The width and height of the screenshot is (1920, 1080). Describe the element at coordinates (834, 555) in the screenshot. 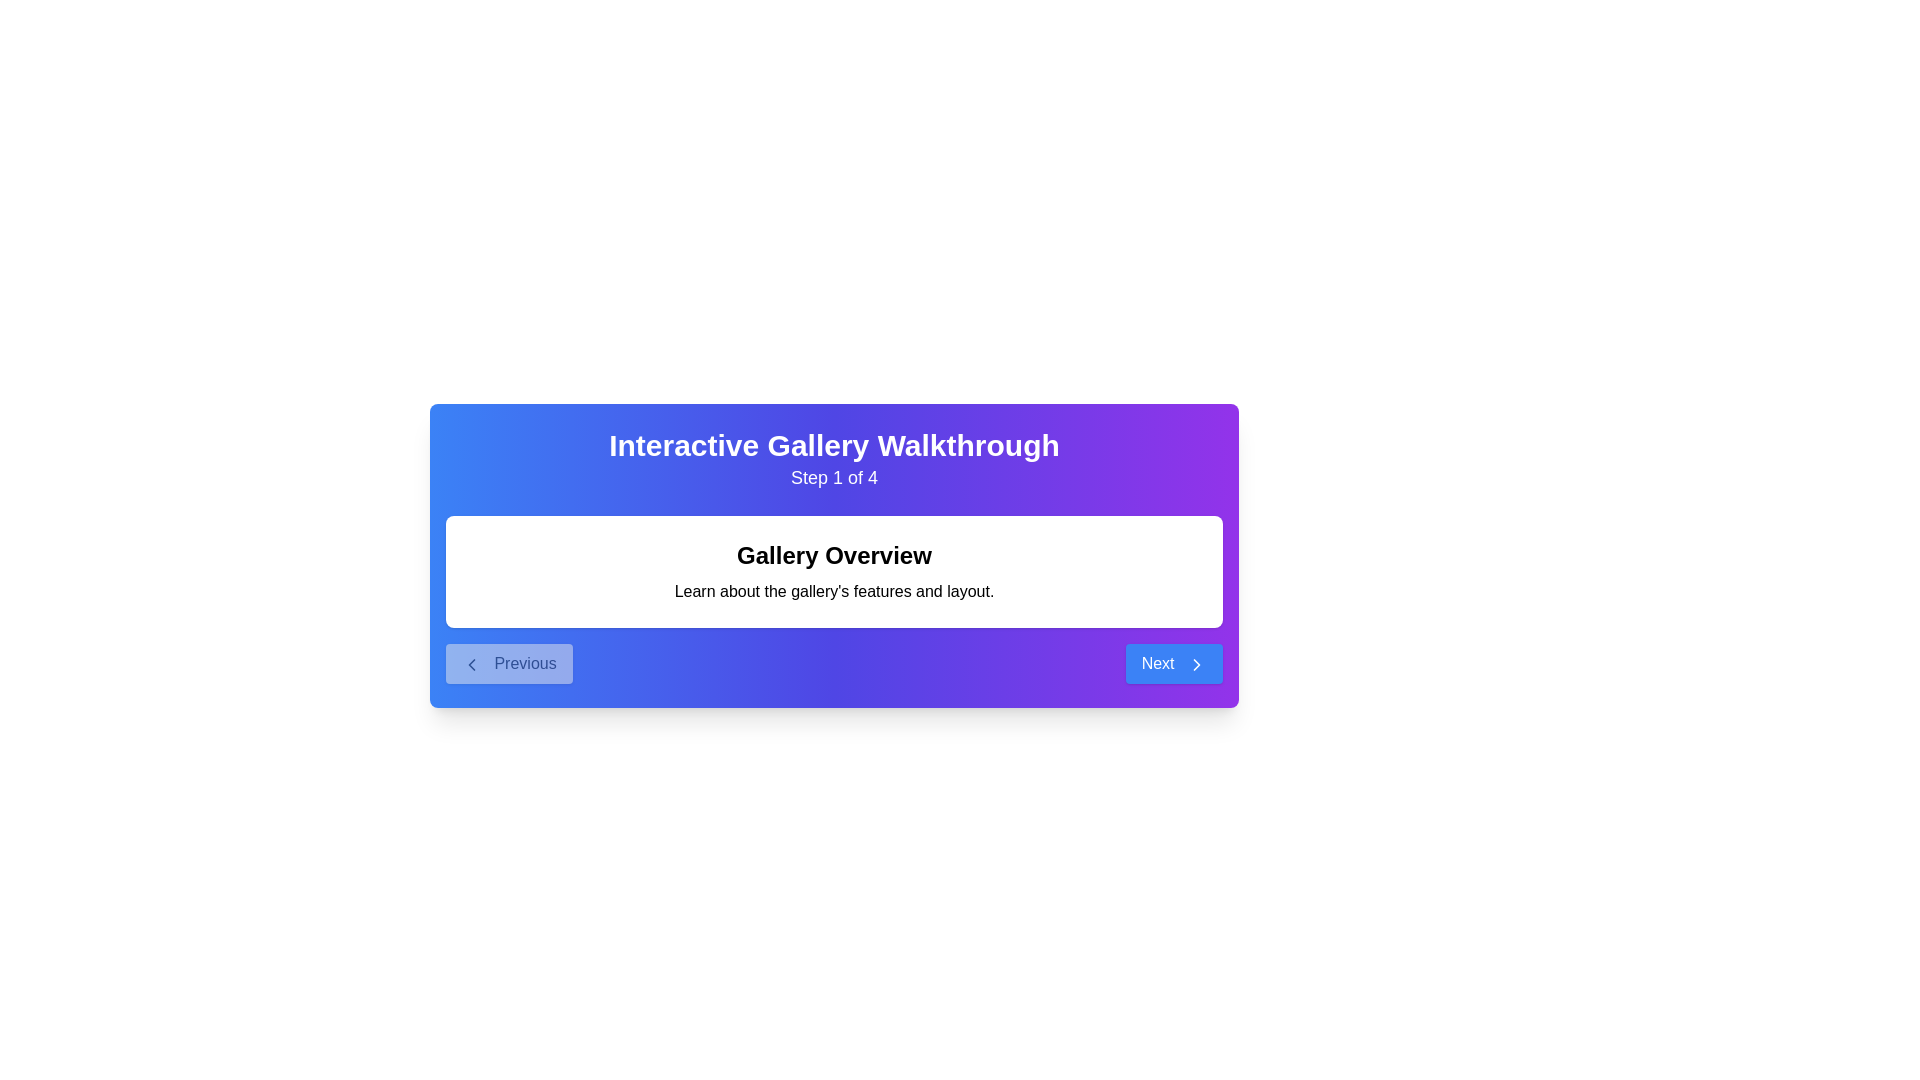

I see `the bold, large-sized heading text element displaying 'Gallery Overview', which is centered at the top of a white rectangular box` at that location.